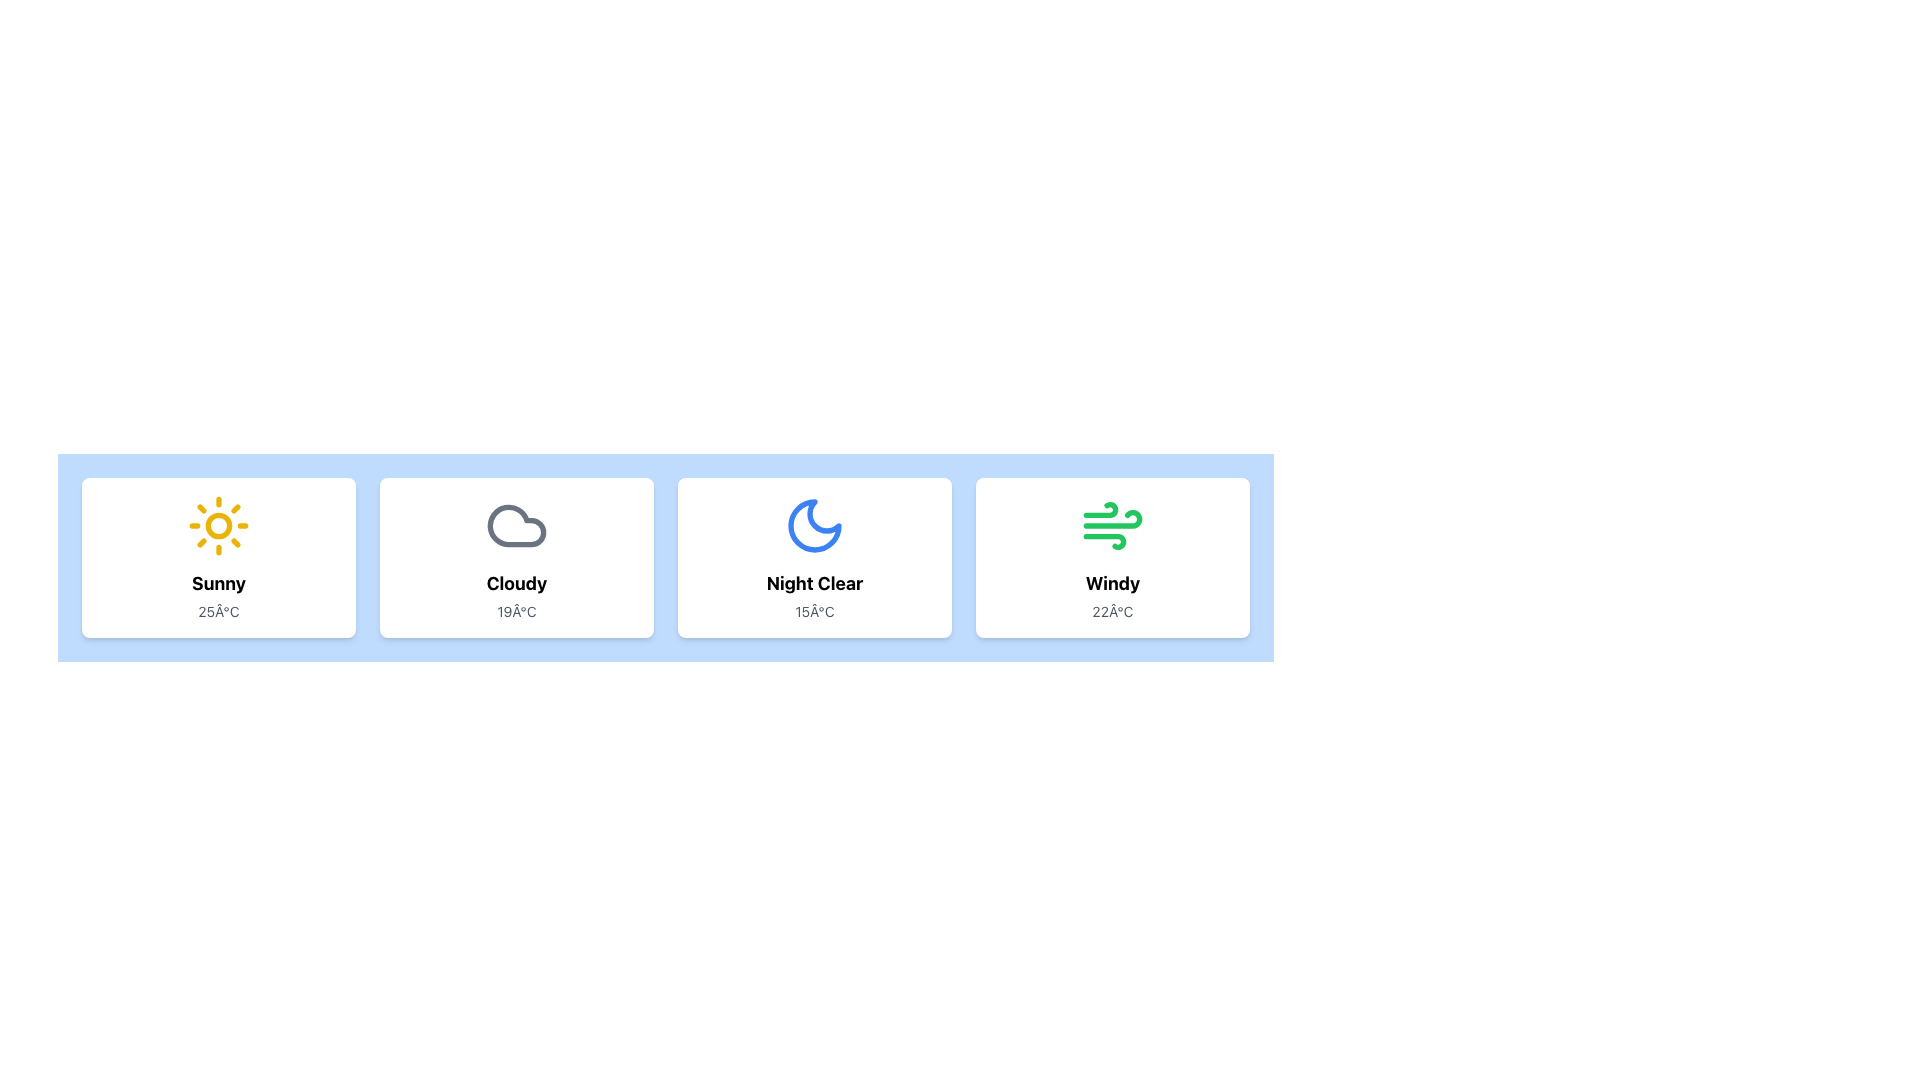 Image resolution: width=1920 pixels, height=1080 pixels. What do you see at coordinates (517, 524) in the screenshot?
I see `the cloud-shaped icon located in the second card titled 'Cloudy' with the subtitle '19°C'` at bounding box center [517, 524].